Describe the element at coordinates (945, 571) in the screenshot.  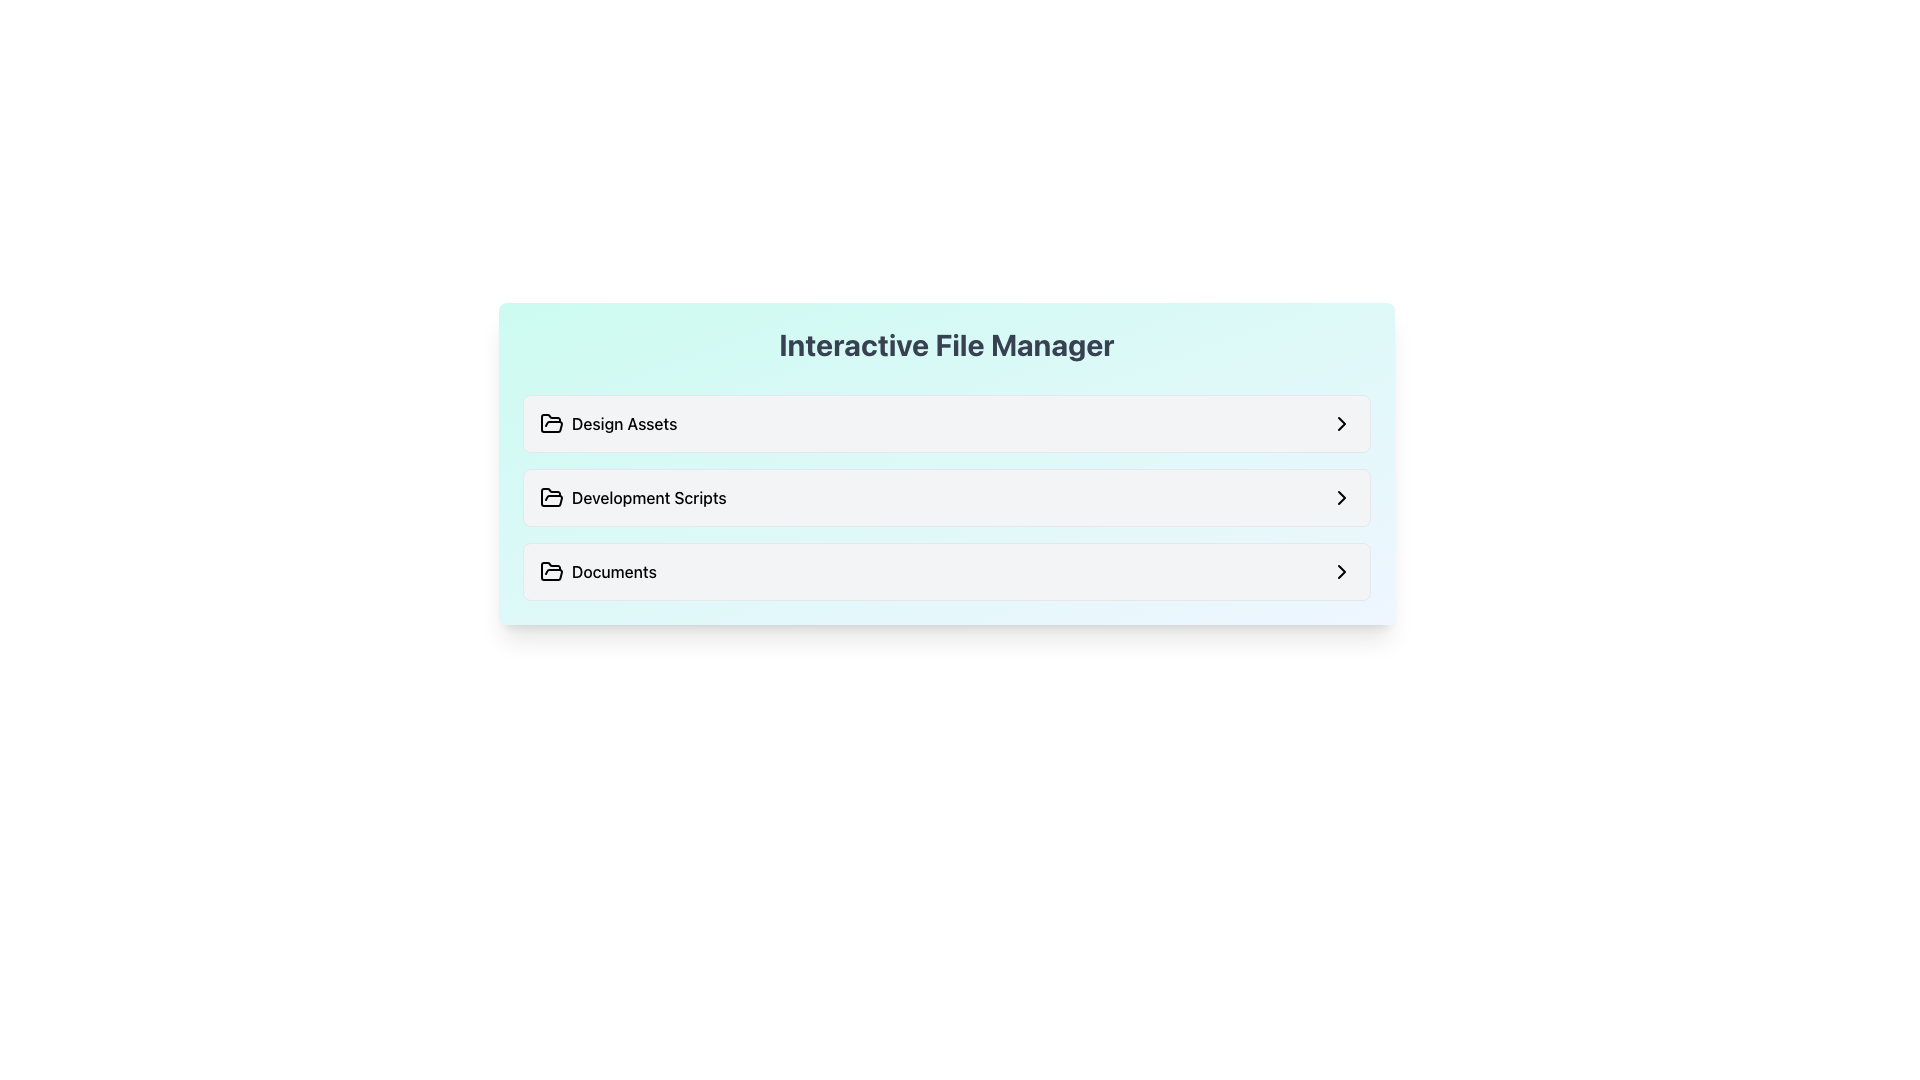
I see `the 'Documents' folder element, which is the third item in the list` at that location.